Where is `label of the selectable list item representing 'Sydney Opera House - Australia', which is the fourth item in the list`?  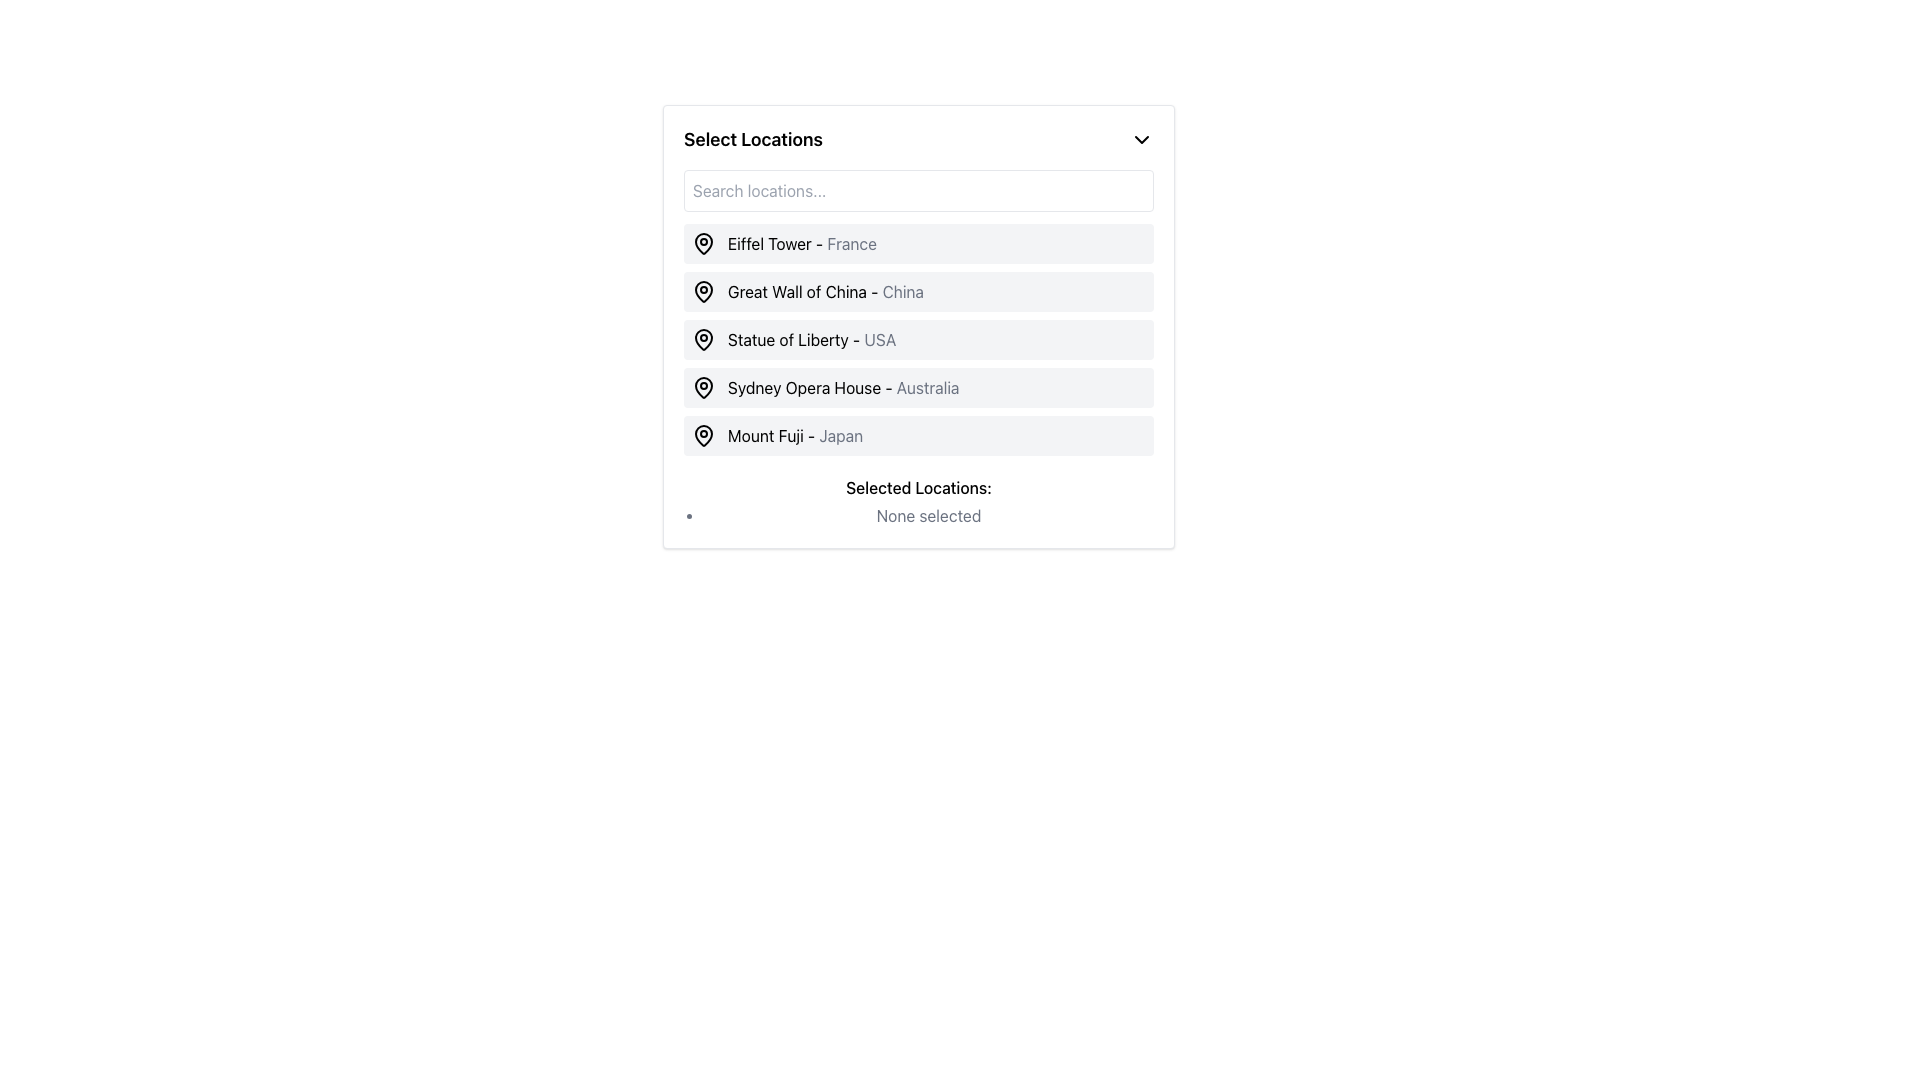
label of the selectable list item representing 'Sydney Opera House - Australia', which is the fourth item in the list is located at coordinates (917, 388).